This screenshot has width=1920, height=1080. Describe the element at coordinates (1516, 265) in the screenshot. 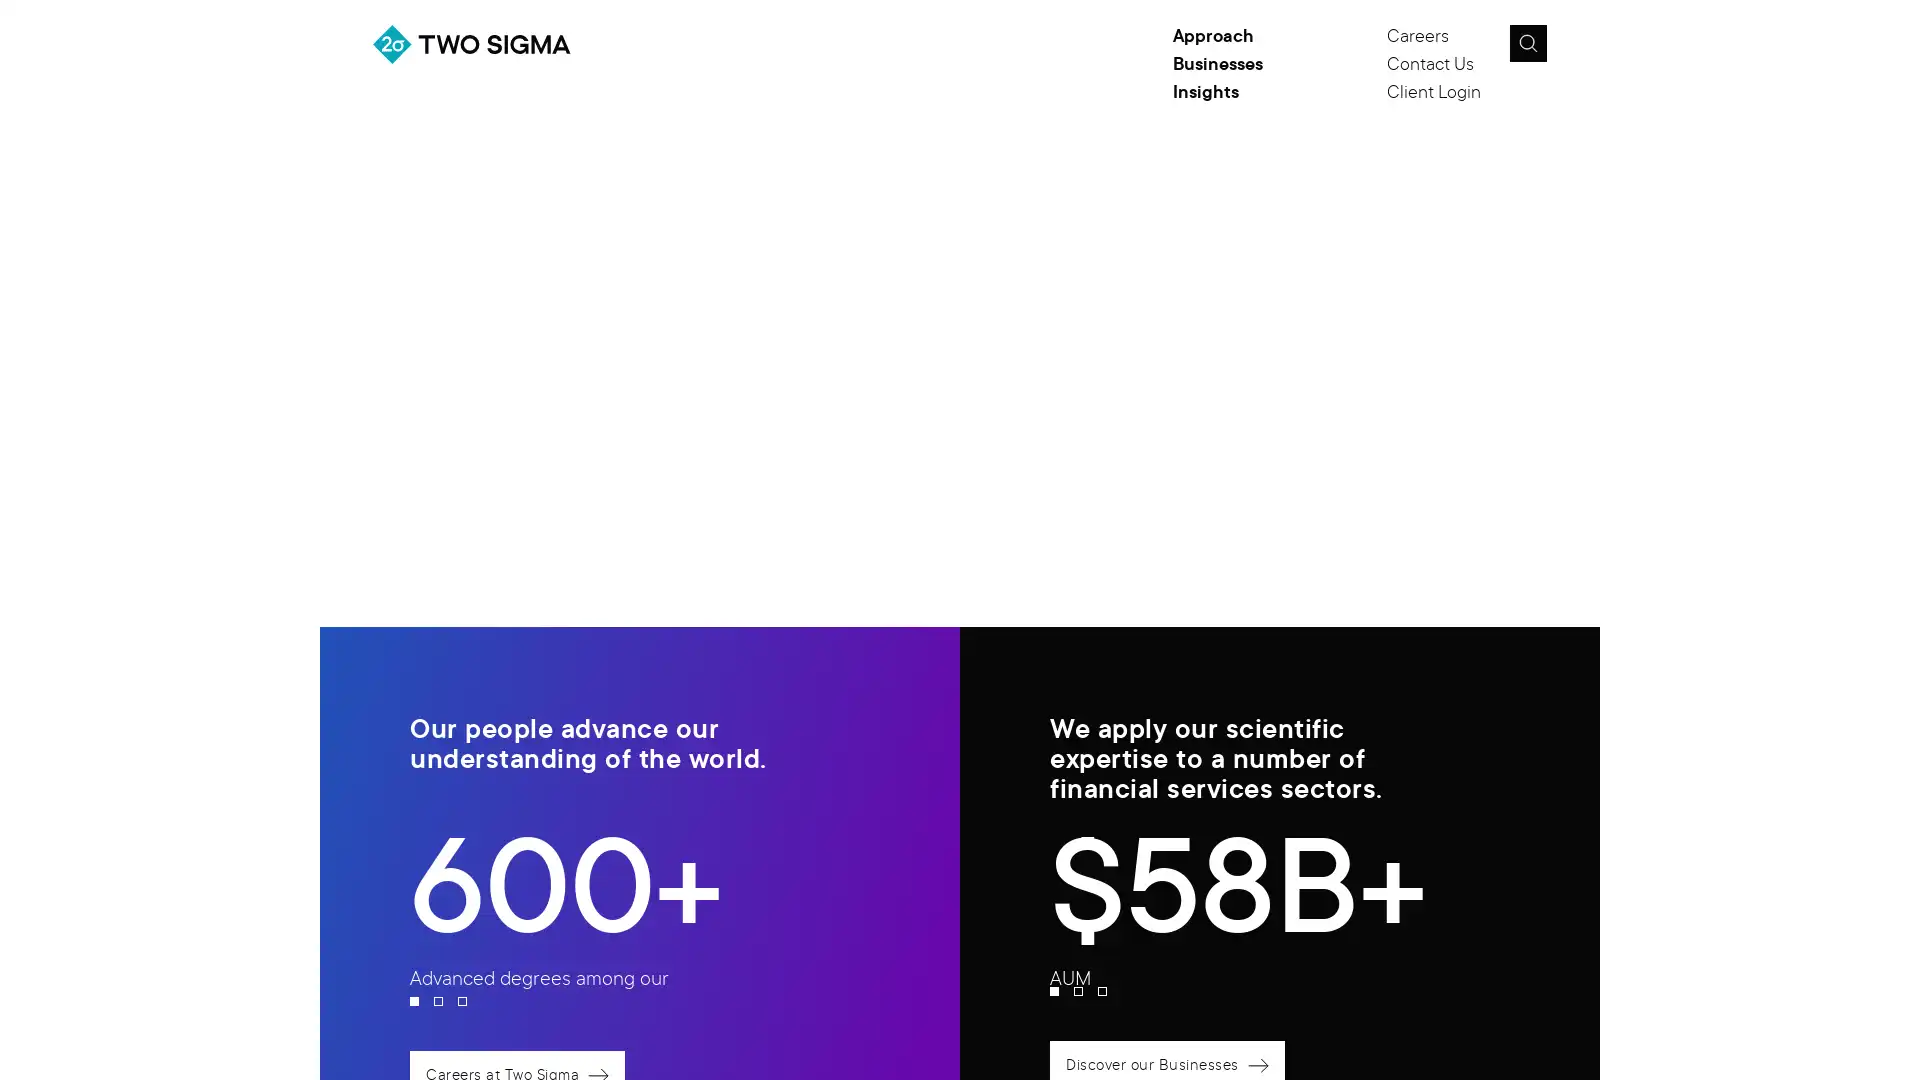

I see `Pause` at that location.